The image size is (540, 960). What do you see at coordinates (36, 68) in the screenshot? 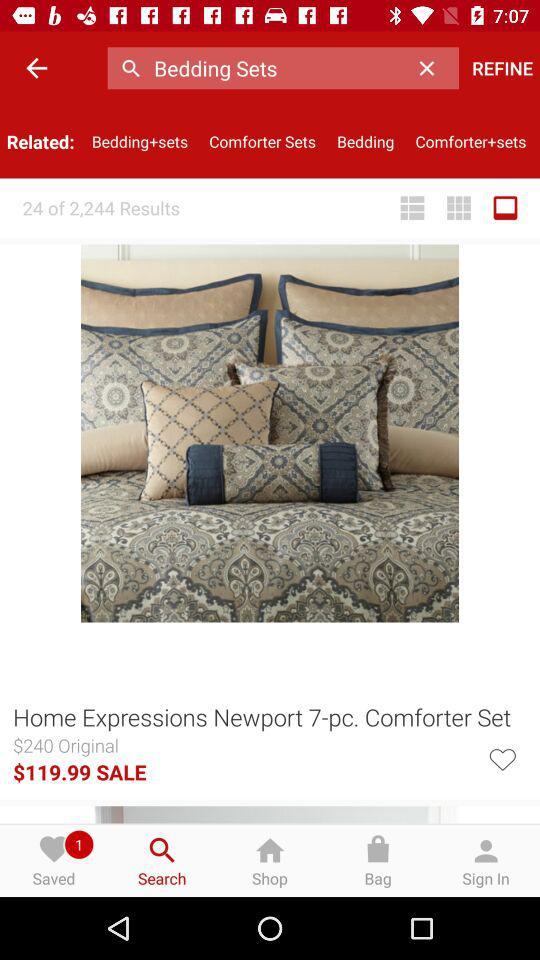
I see `the icon to the left of the bedding+sets icon` at bounding box center [36, 68].